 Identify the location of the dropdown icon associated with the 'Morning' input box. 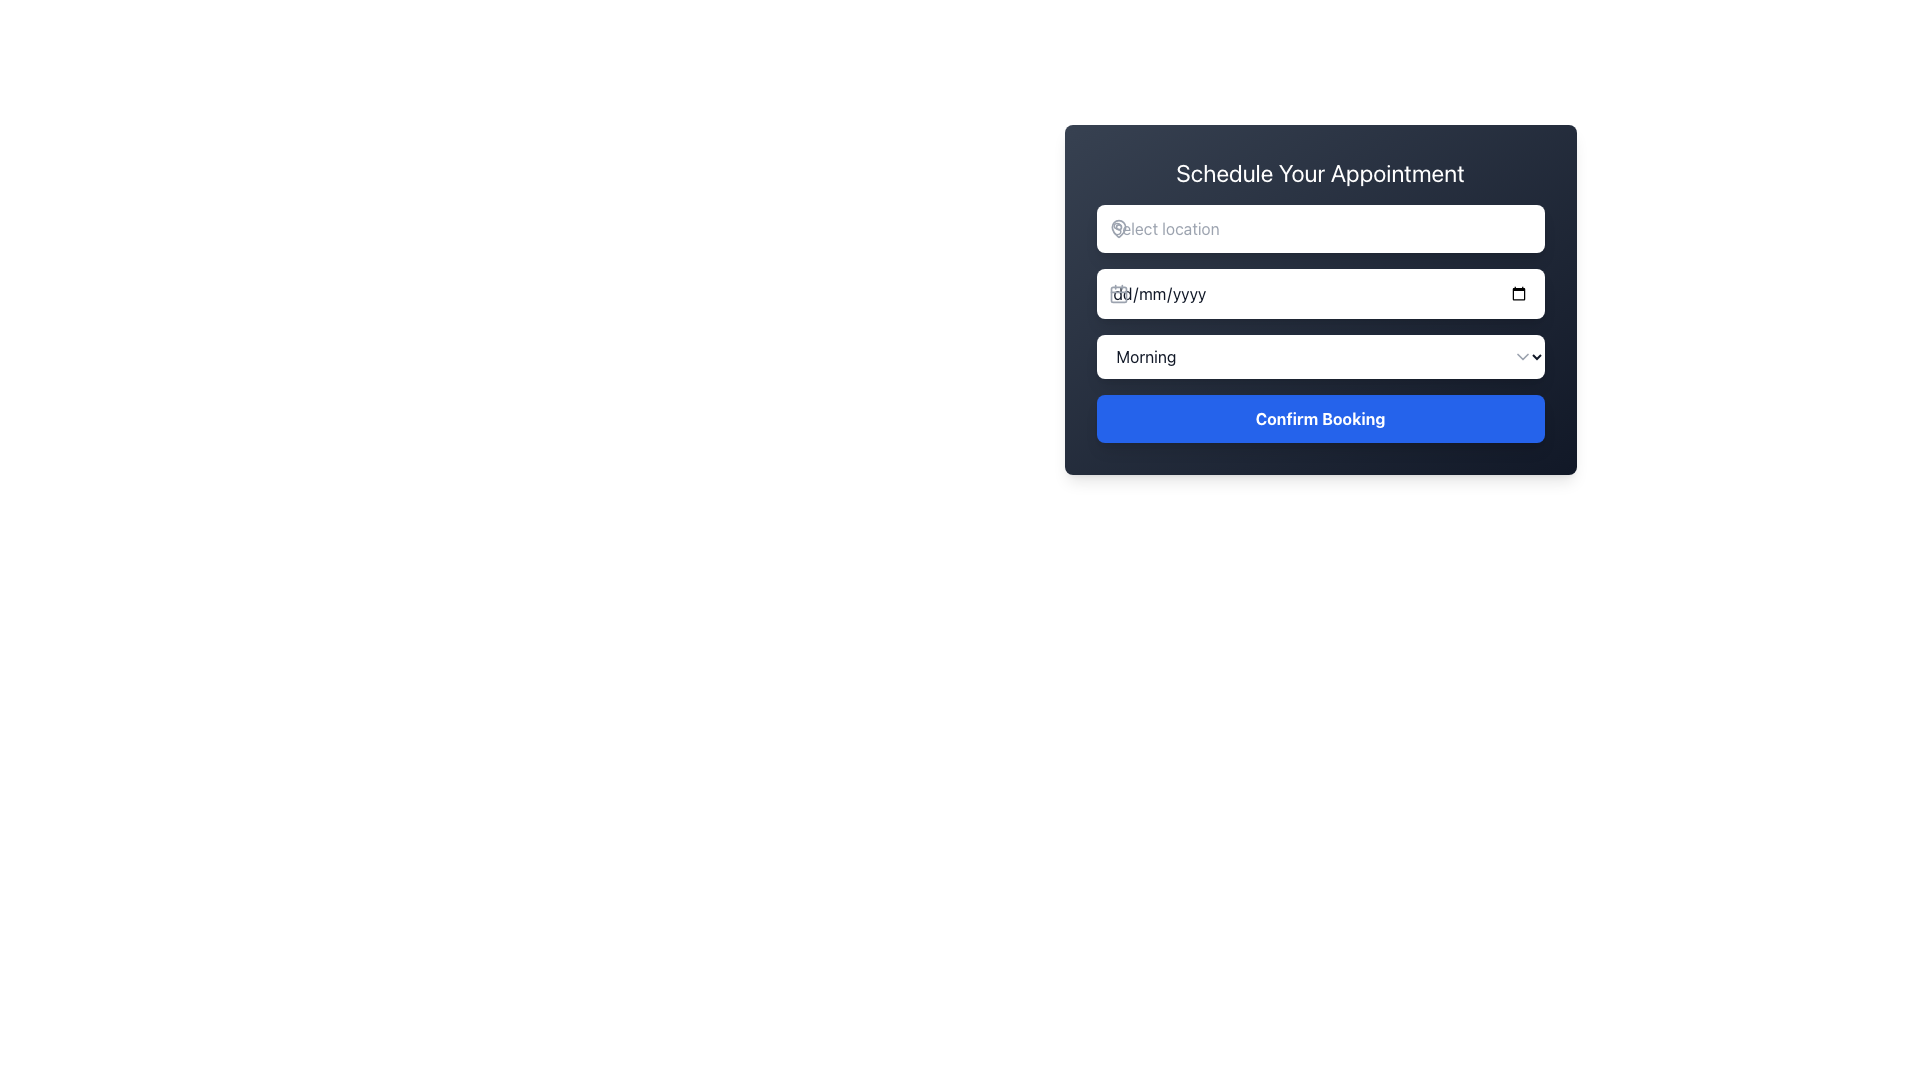
(1521, 356).